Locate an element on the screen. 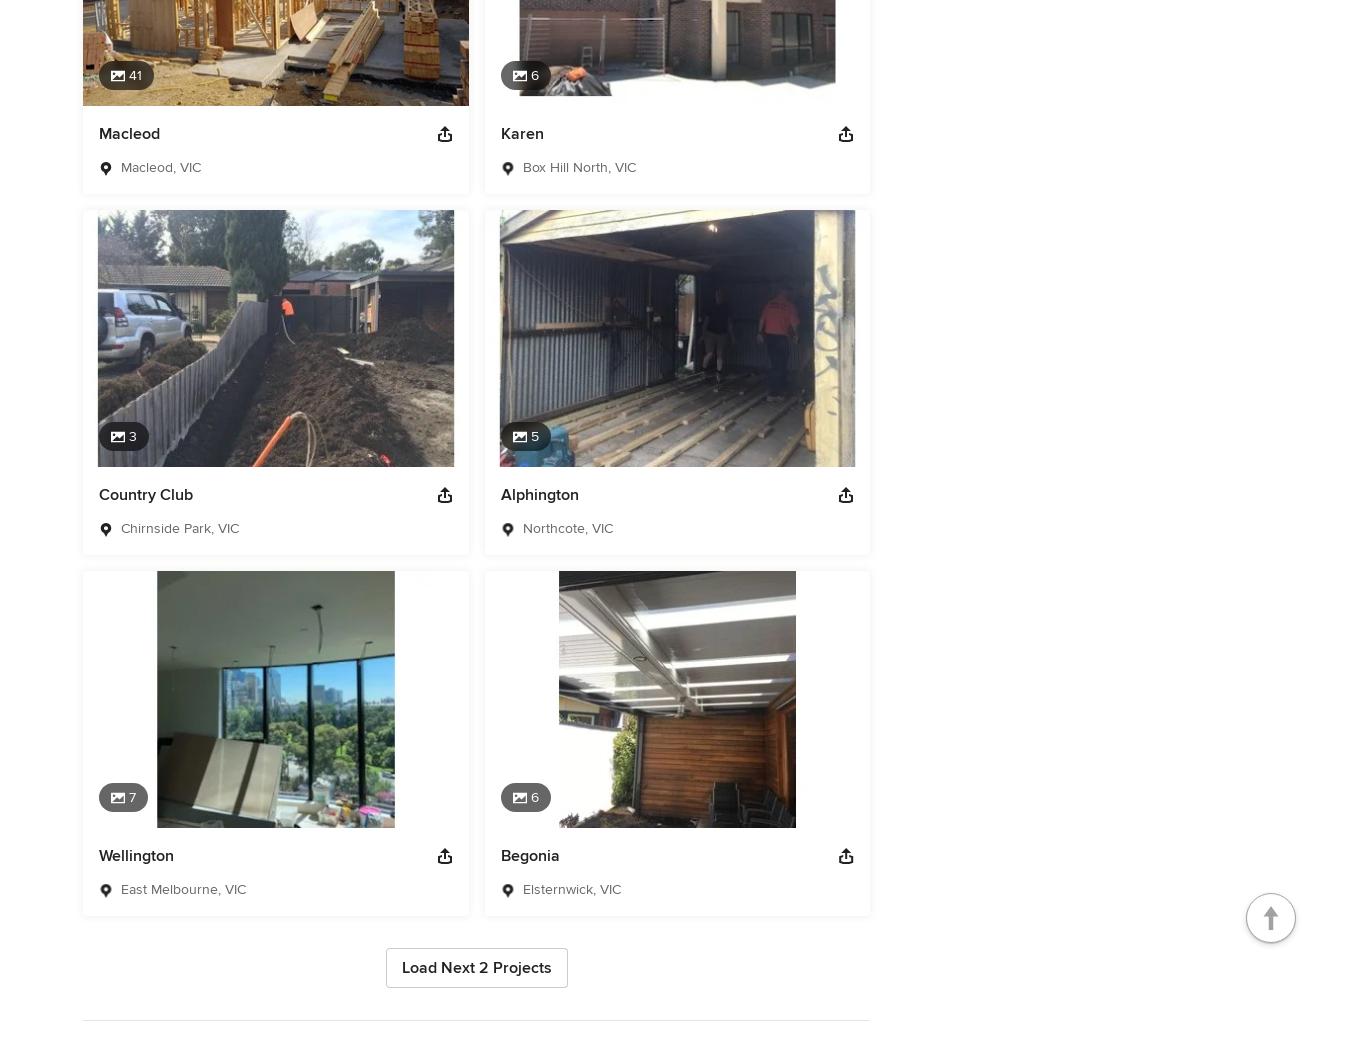  'Begonia' is located at coordinates (528, 853).